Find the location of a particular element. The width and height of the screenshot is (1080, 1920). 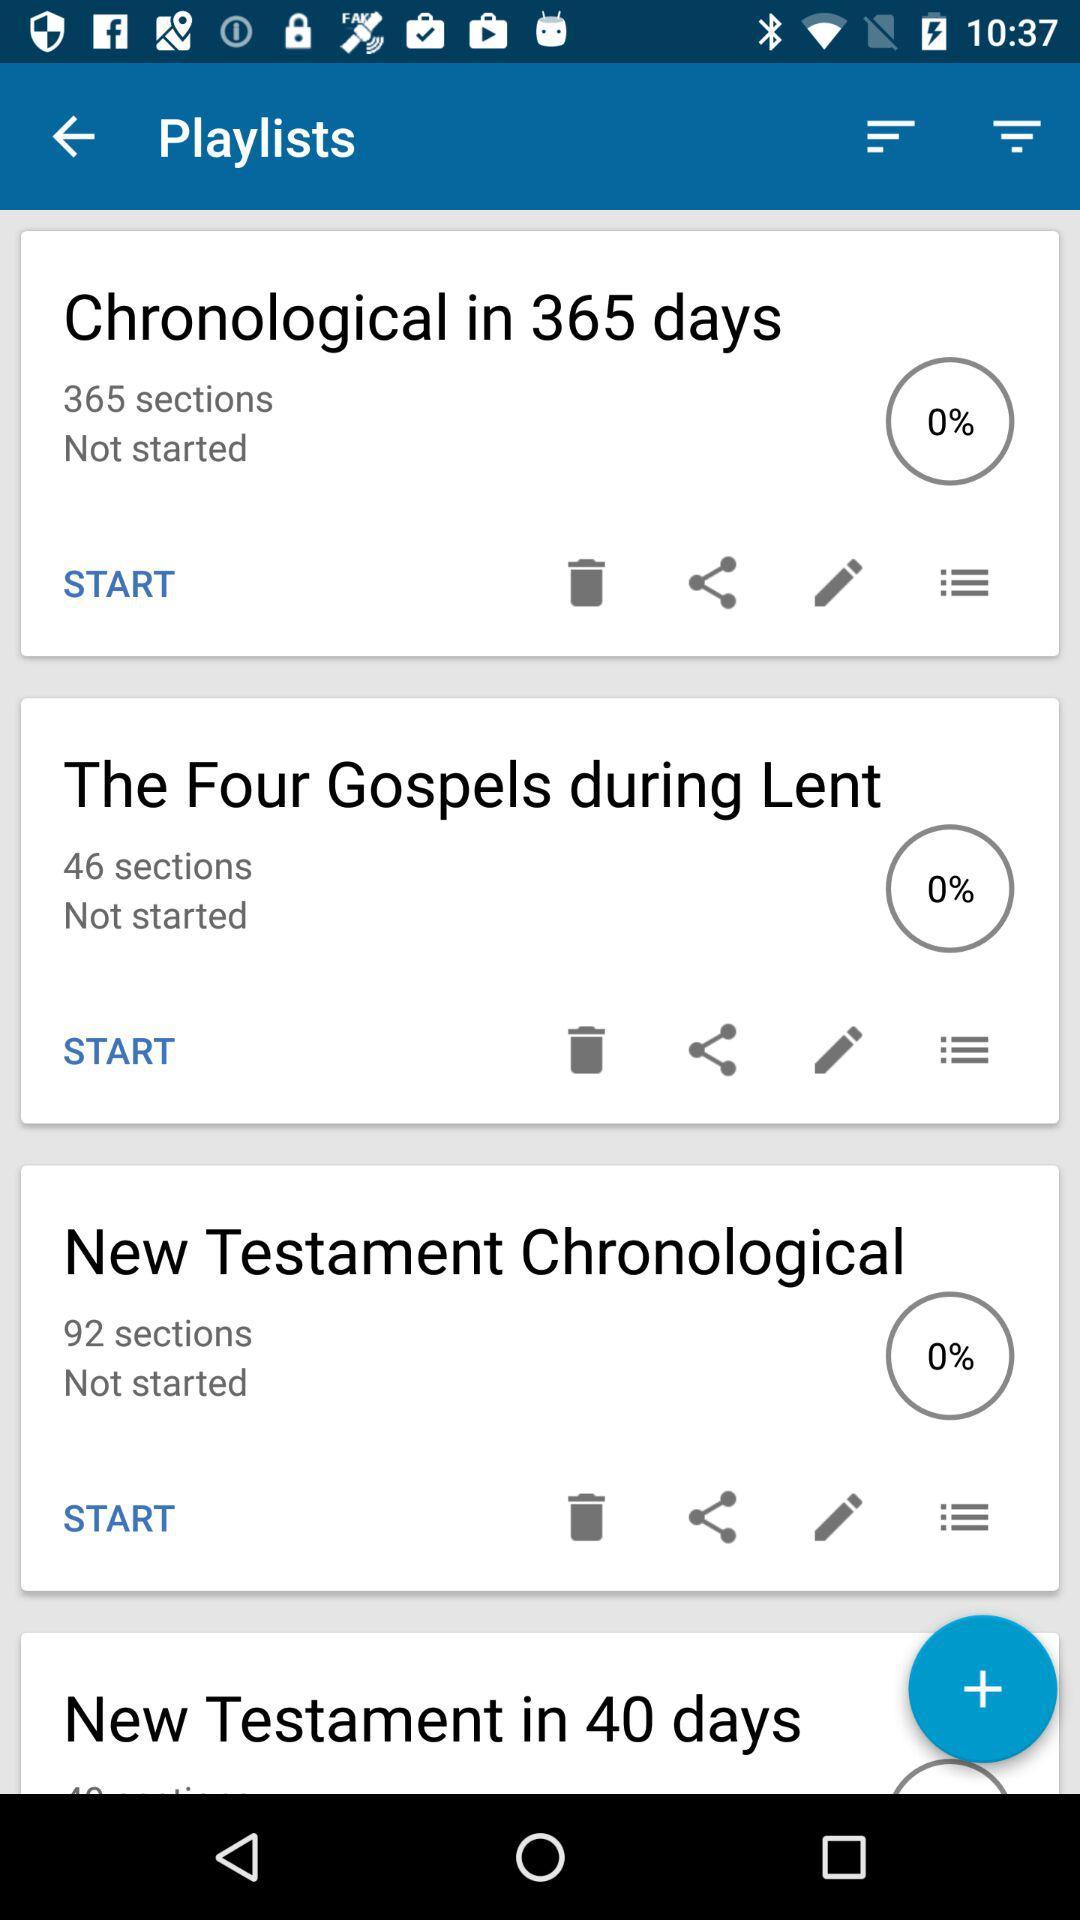

icon to the right of the 40 sections icon is located at coordinates (981, 1695).